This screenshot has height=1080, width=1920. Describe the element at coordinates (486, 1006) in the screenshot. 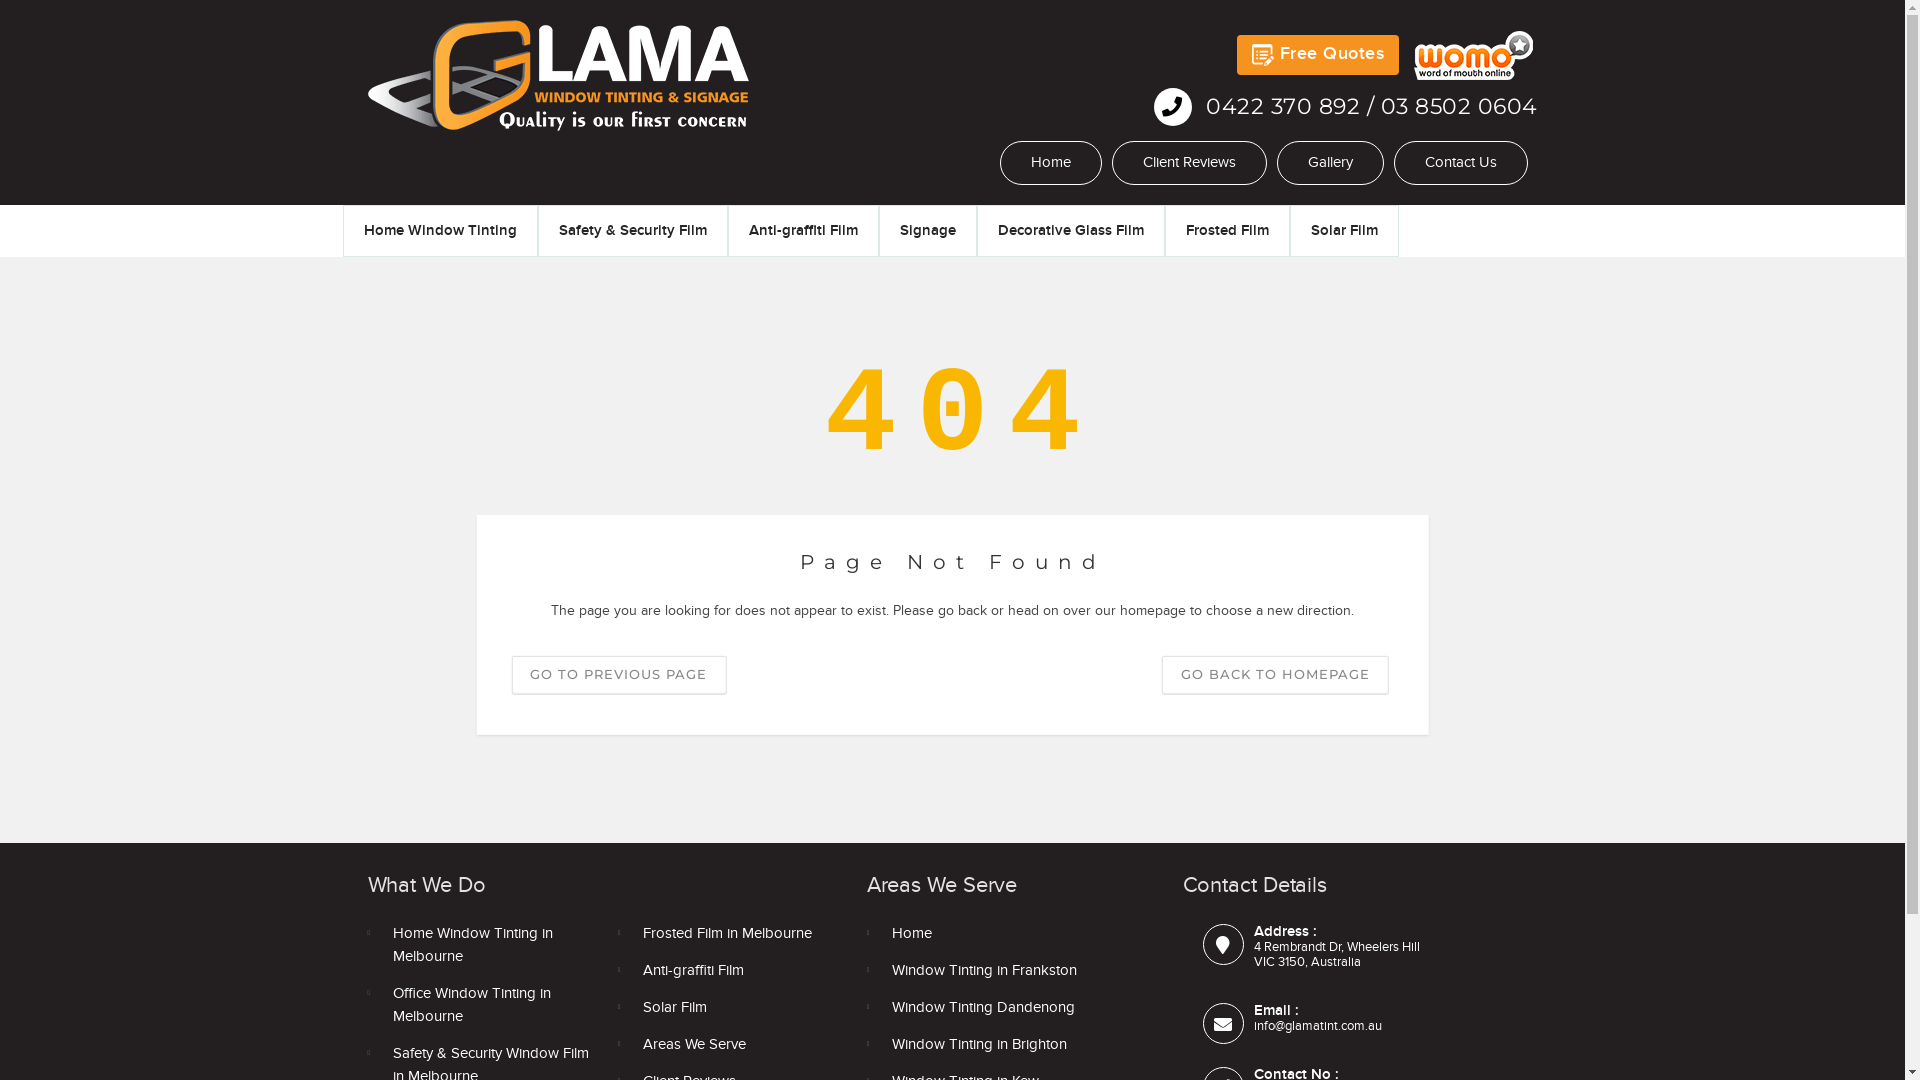

I see `'Office Window Tinting in Melbourne'` at that location.